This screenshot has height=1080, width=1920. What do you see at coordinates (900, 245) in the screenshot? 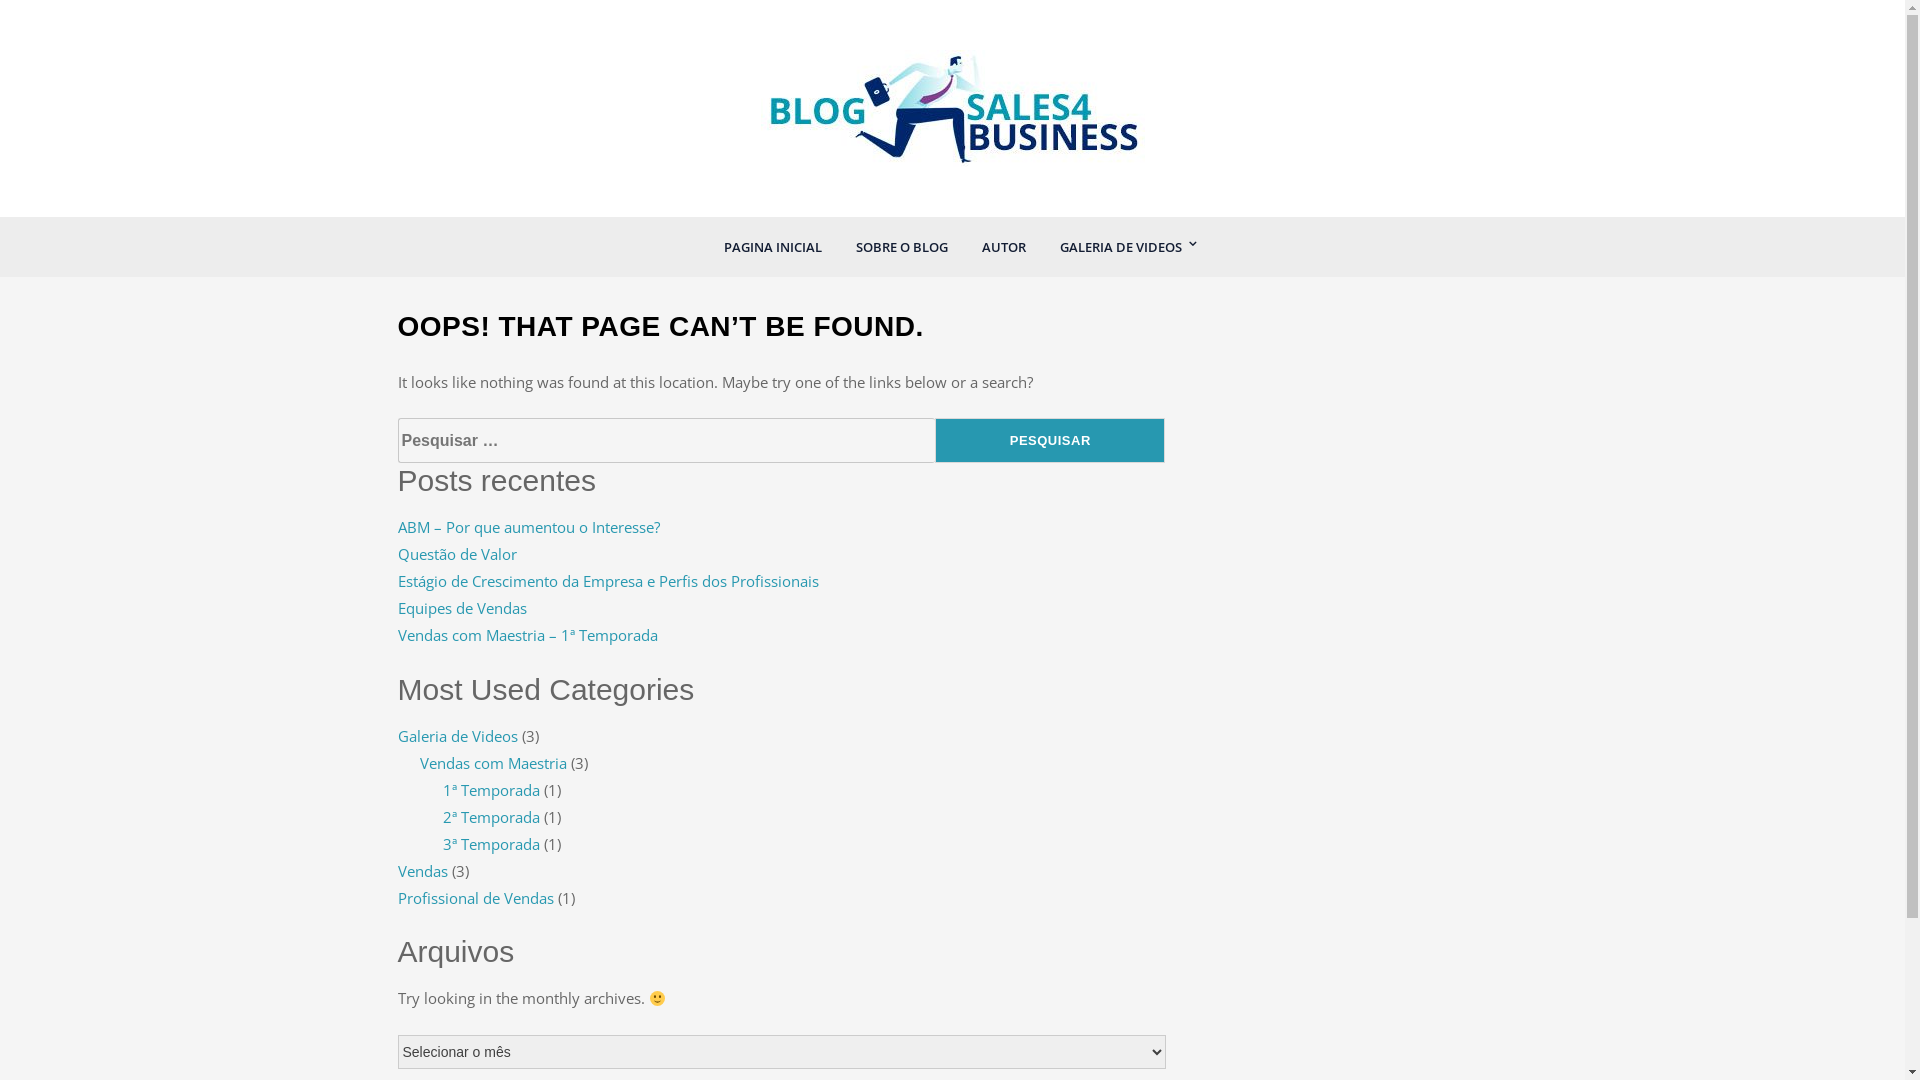
I see `'SOBRE O BLOG'` at bounding box center [900, 245].